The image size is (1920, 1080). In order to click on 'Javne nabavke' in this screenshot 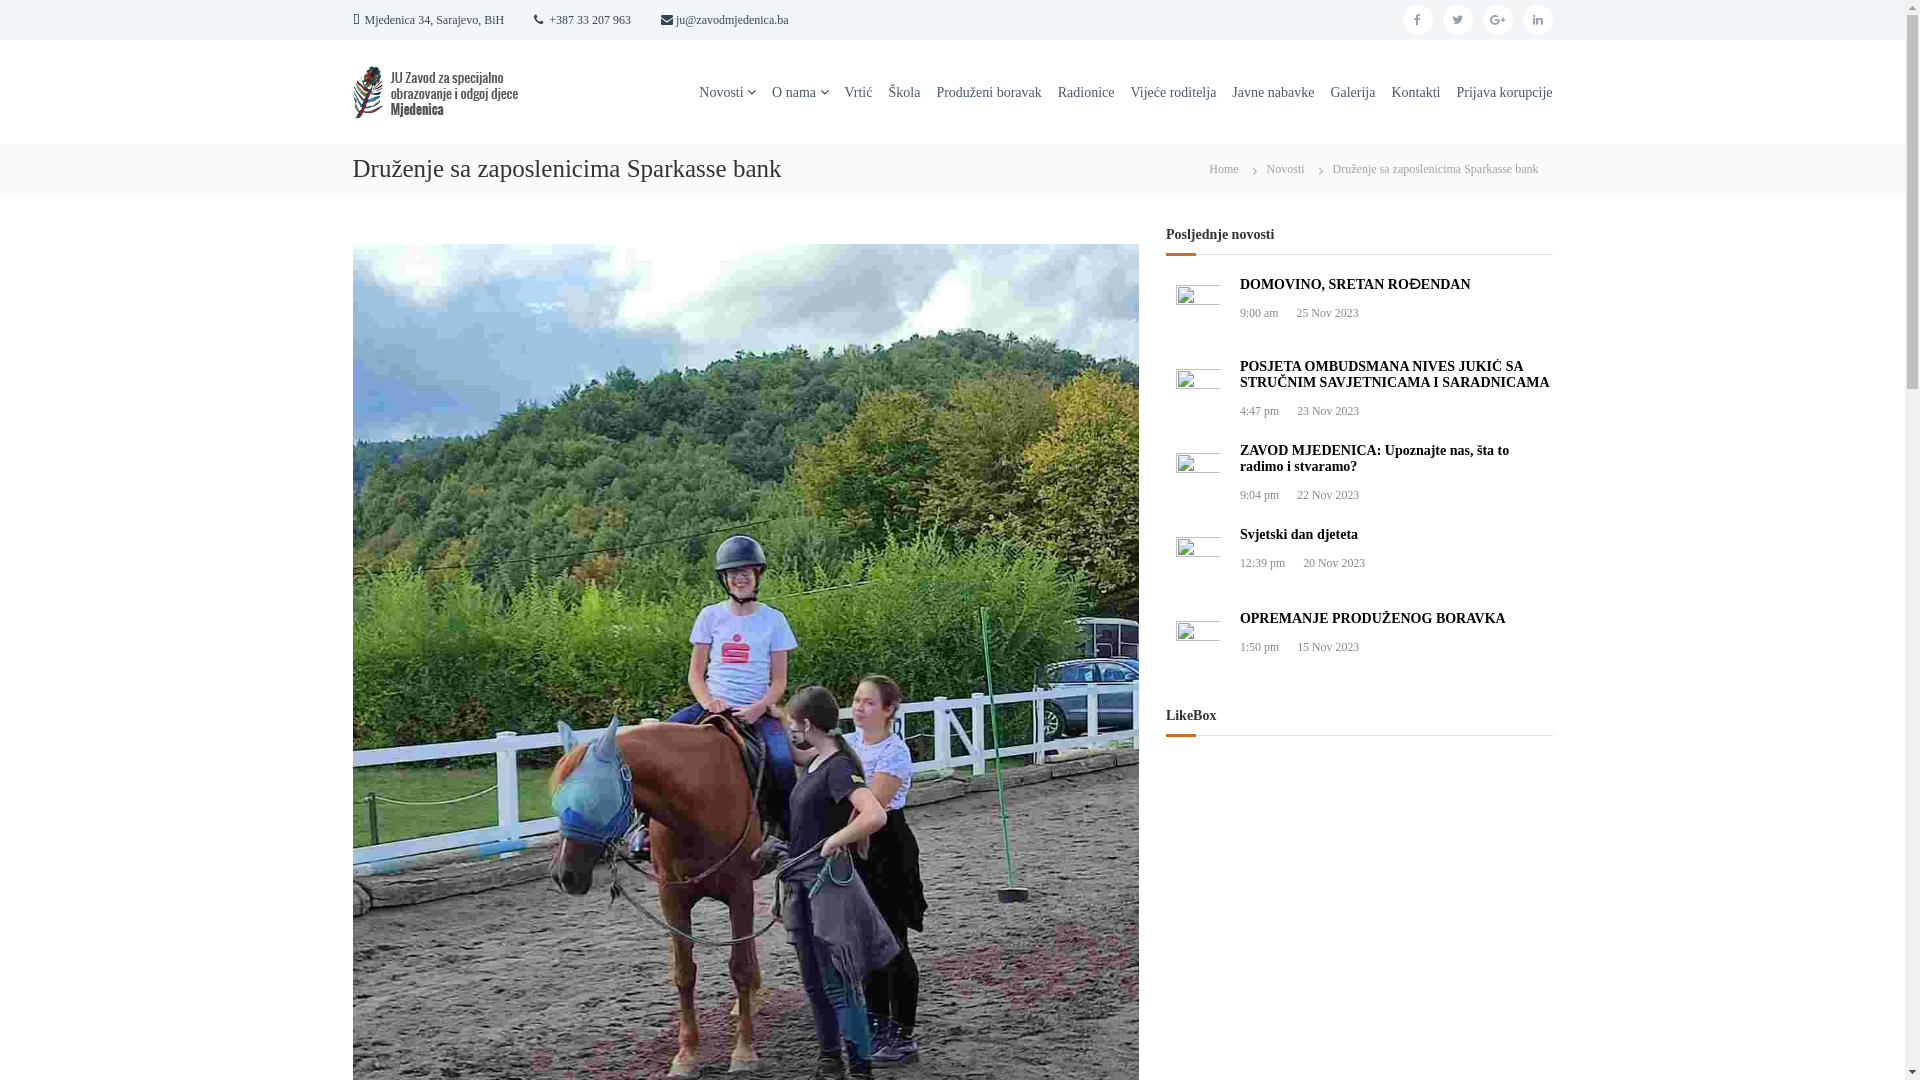, I will do `click(1271, 91)`.